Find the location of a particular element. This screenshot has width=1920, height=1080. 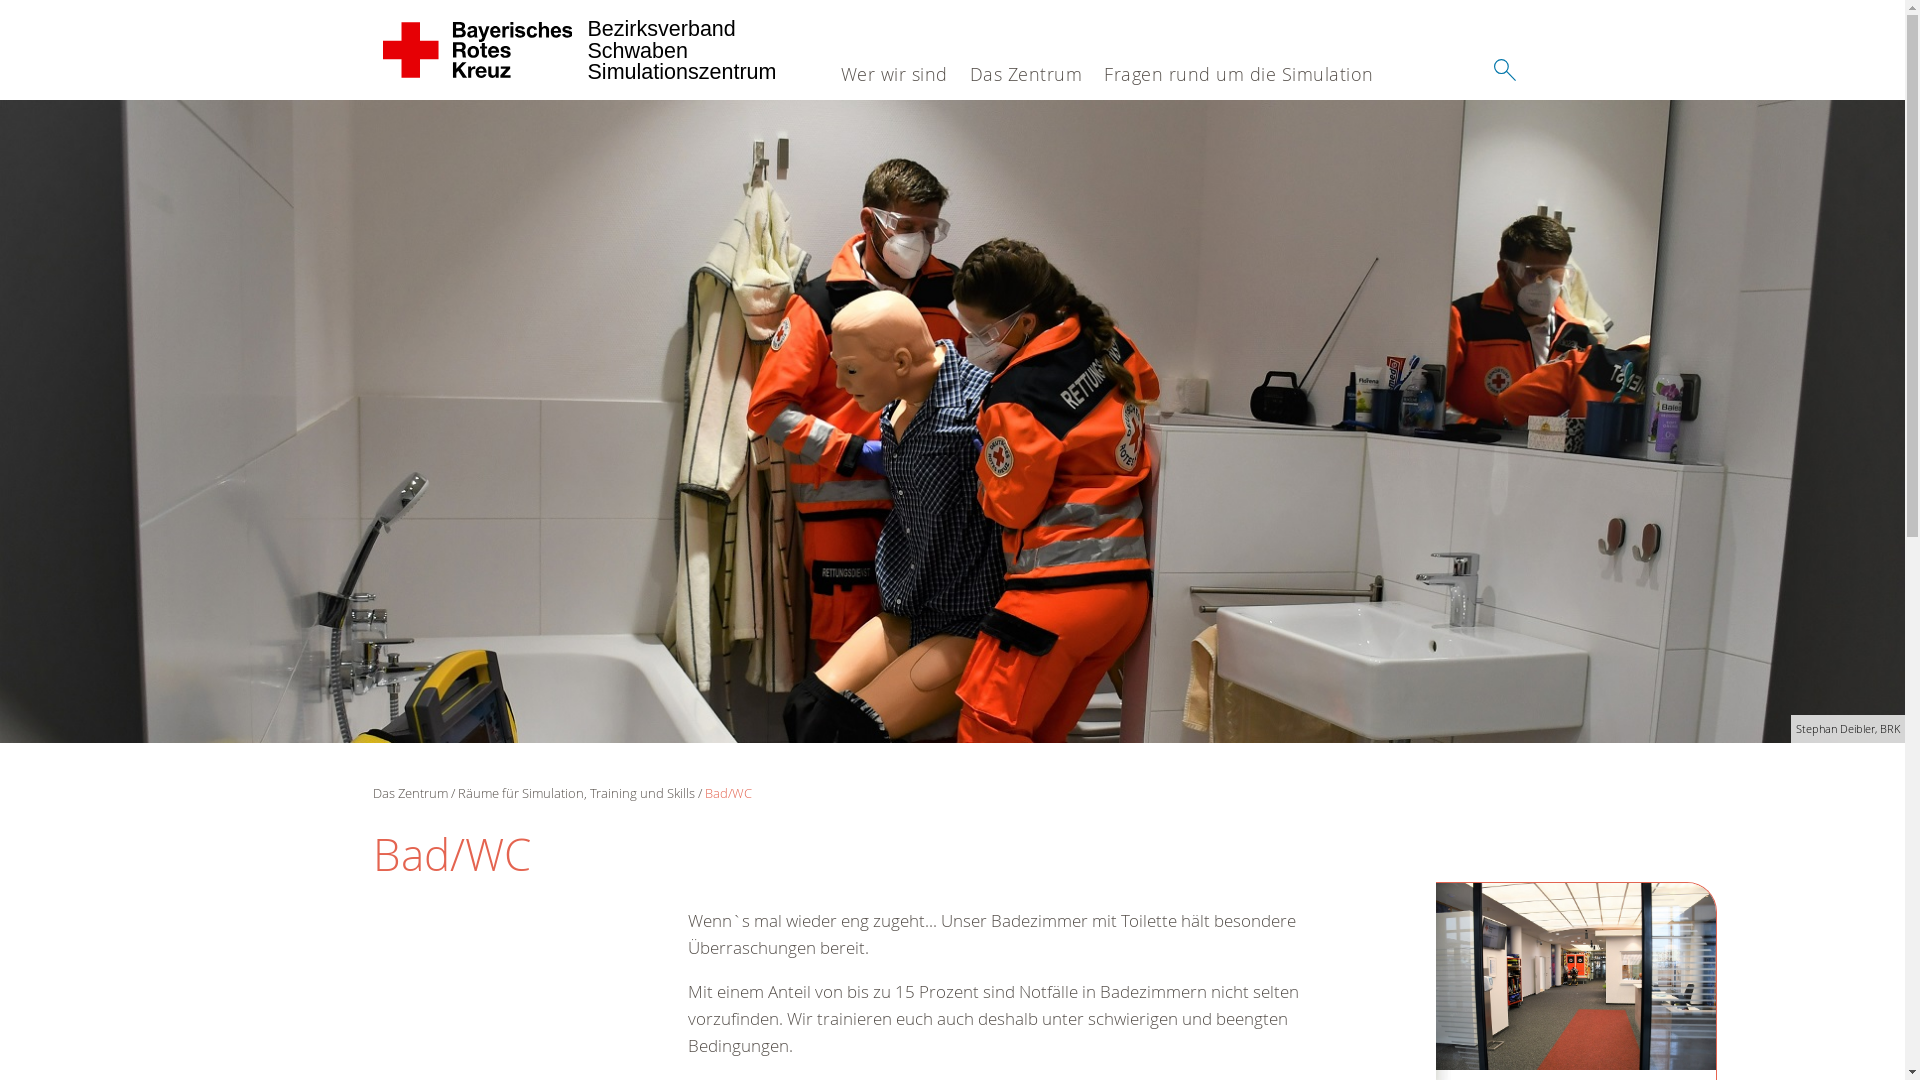

'Eingang Simulationszentrum' is located at coordinates (1574, 975).